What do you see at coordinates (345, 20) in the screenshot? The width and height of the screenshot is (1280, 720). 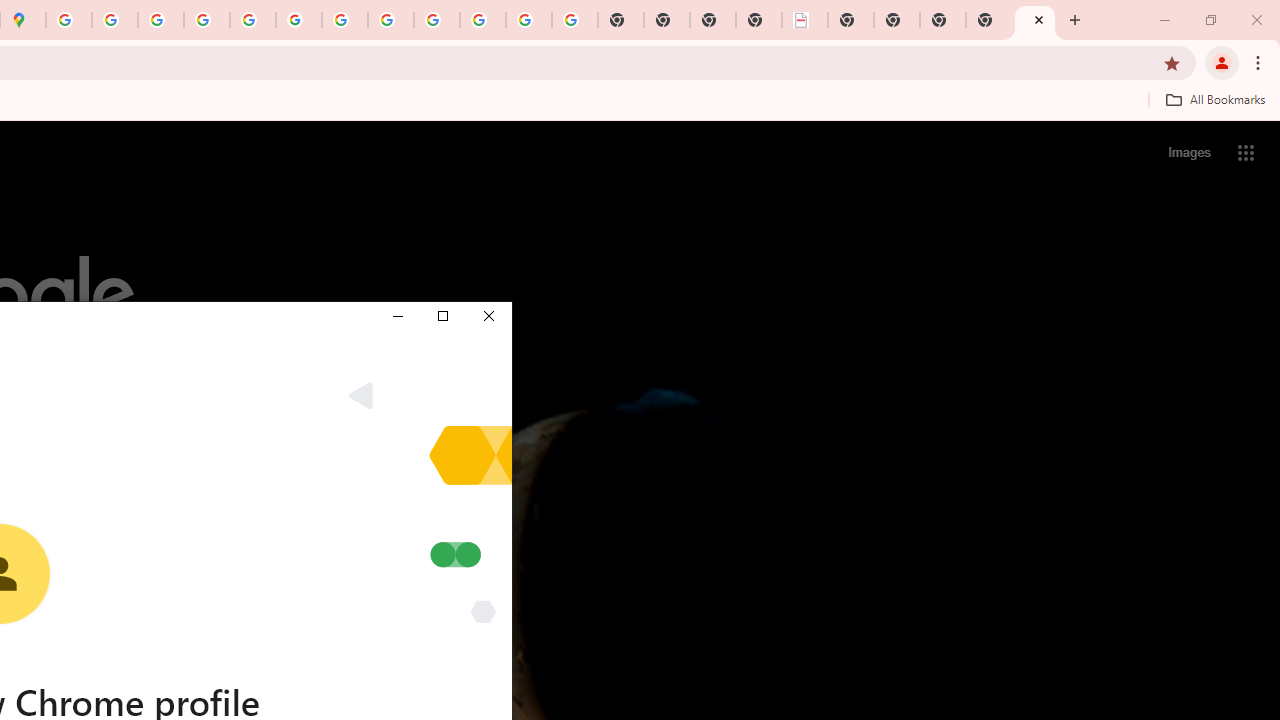 I see `'YouTube'` at bounding box center [345, 20].